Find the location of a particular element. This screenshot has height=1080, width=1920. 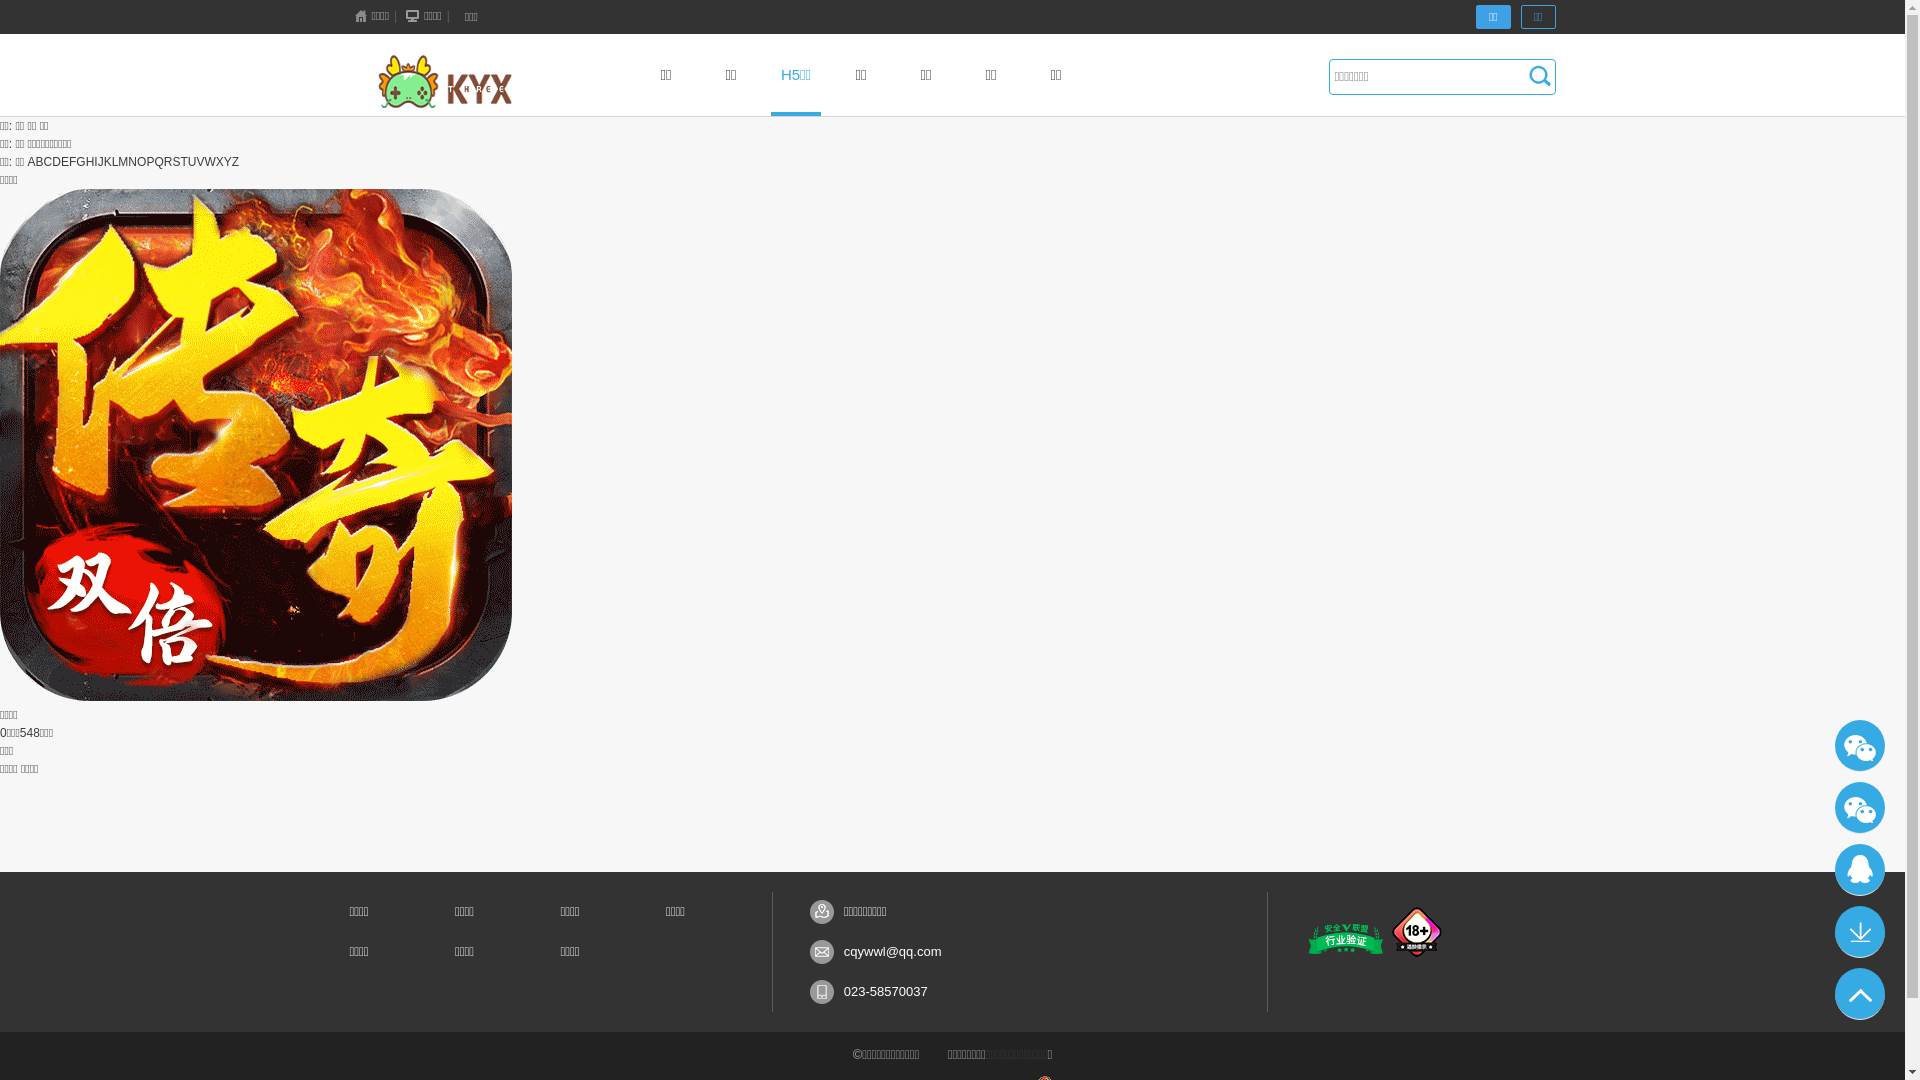

'H' is located at coordinates (89, 161).